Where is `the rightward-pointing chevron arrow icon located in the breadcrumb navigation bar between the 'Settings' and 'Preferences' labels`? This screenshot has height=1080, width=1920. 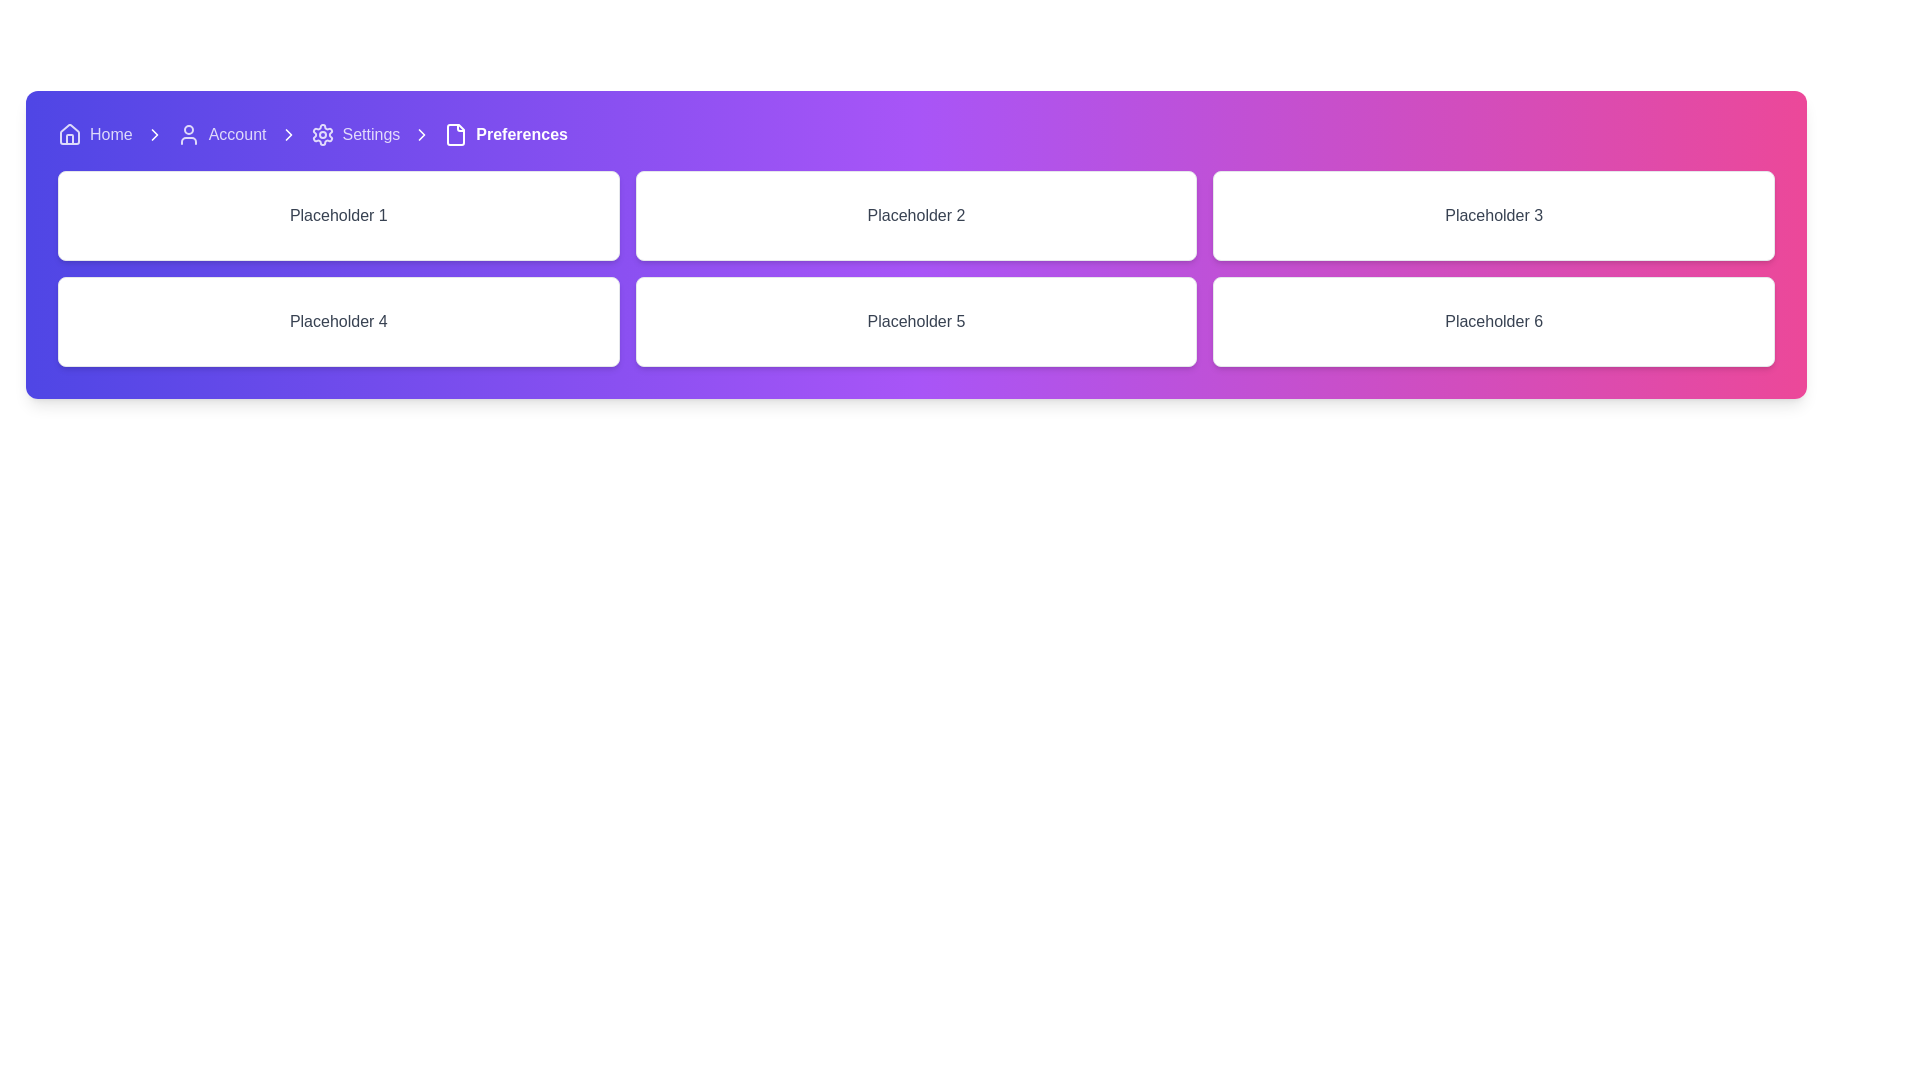
the rightward-pointing chevron arrow icon located in the breadcrumb navigation bar between the 'Settings' and 'Preferences' labels is located at coordinates (153, 135).